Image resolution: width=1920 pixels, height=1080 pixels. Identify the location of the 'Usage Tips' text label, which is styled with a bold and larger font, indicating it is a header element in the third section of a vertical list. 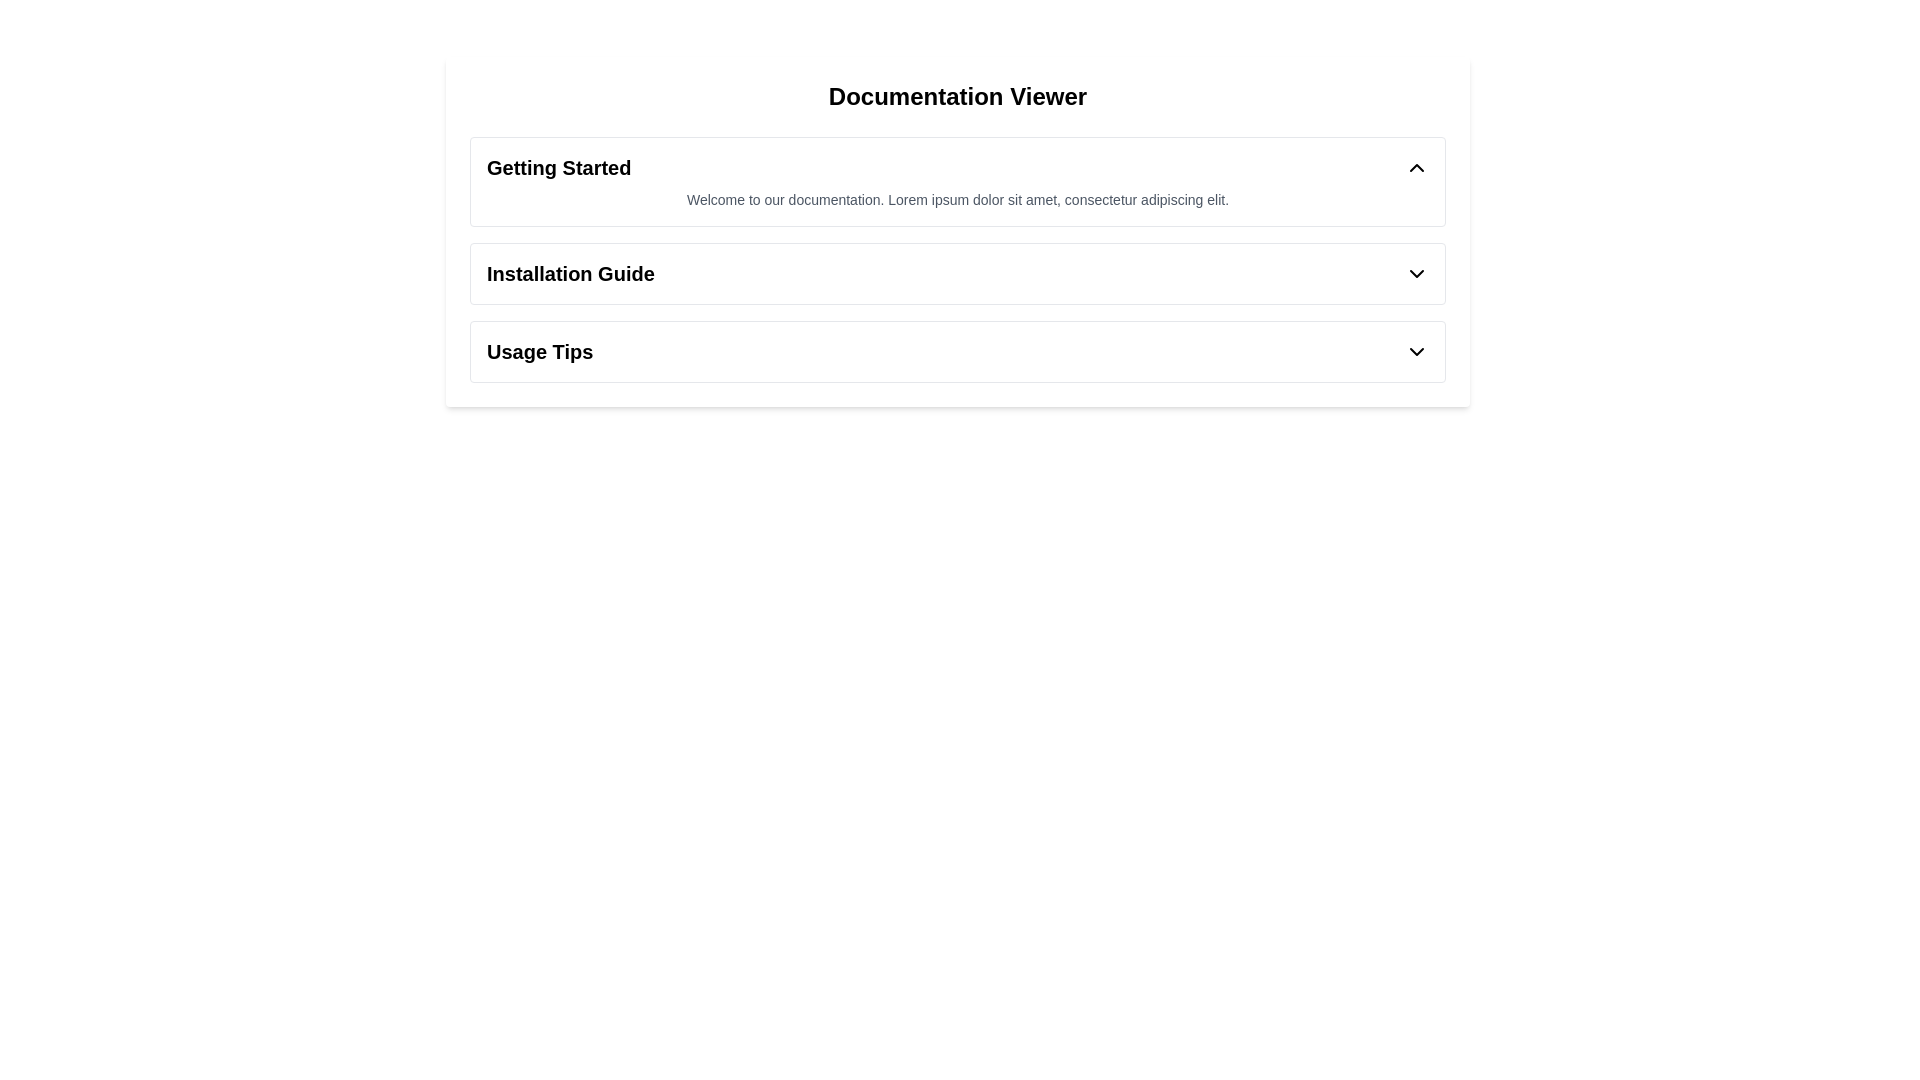
(540, 350).